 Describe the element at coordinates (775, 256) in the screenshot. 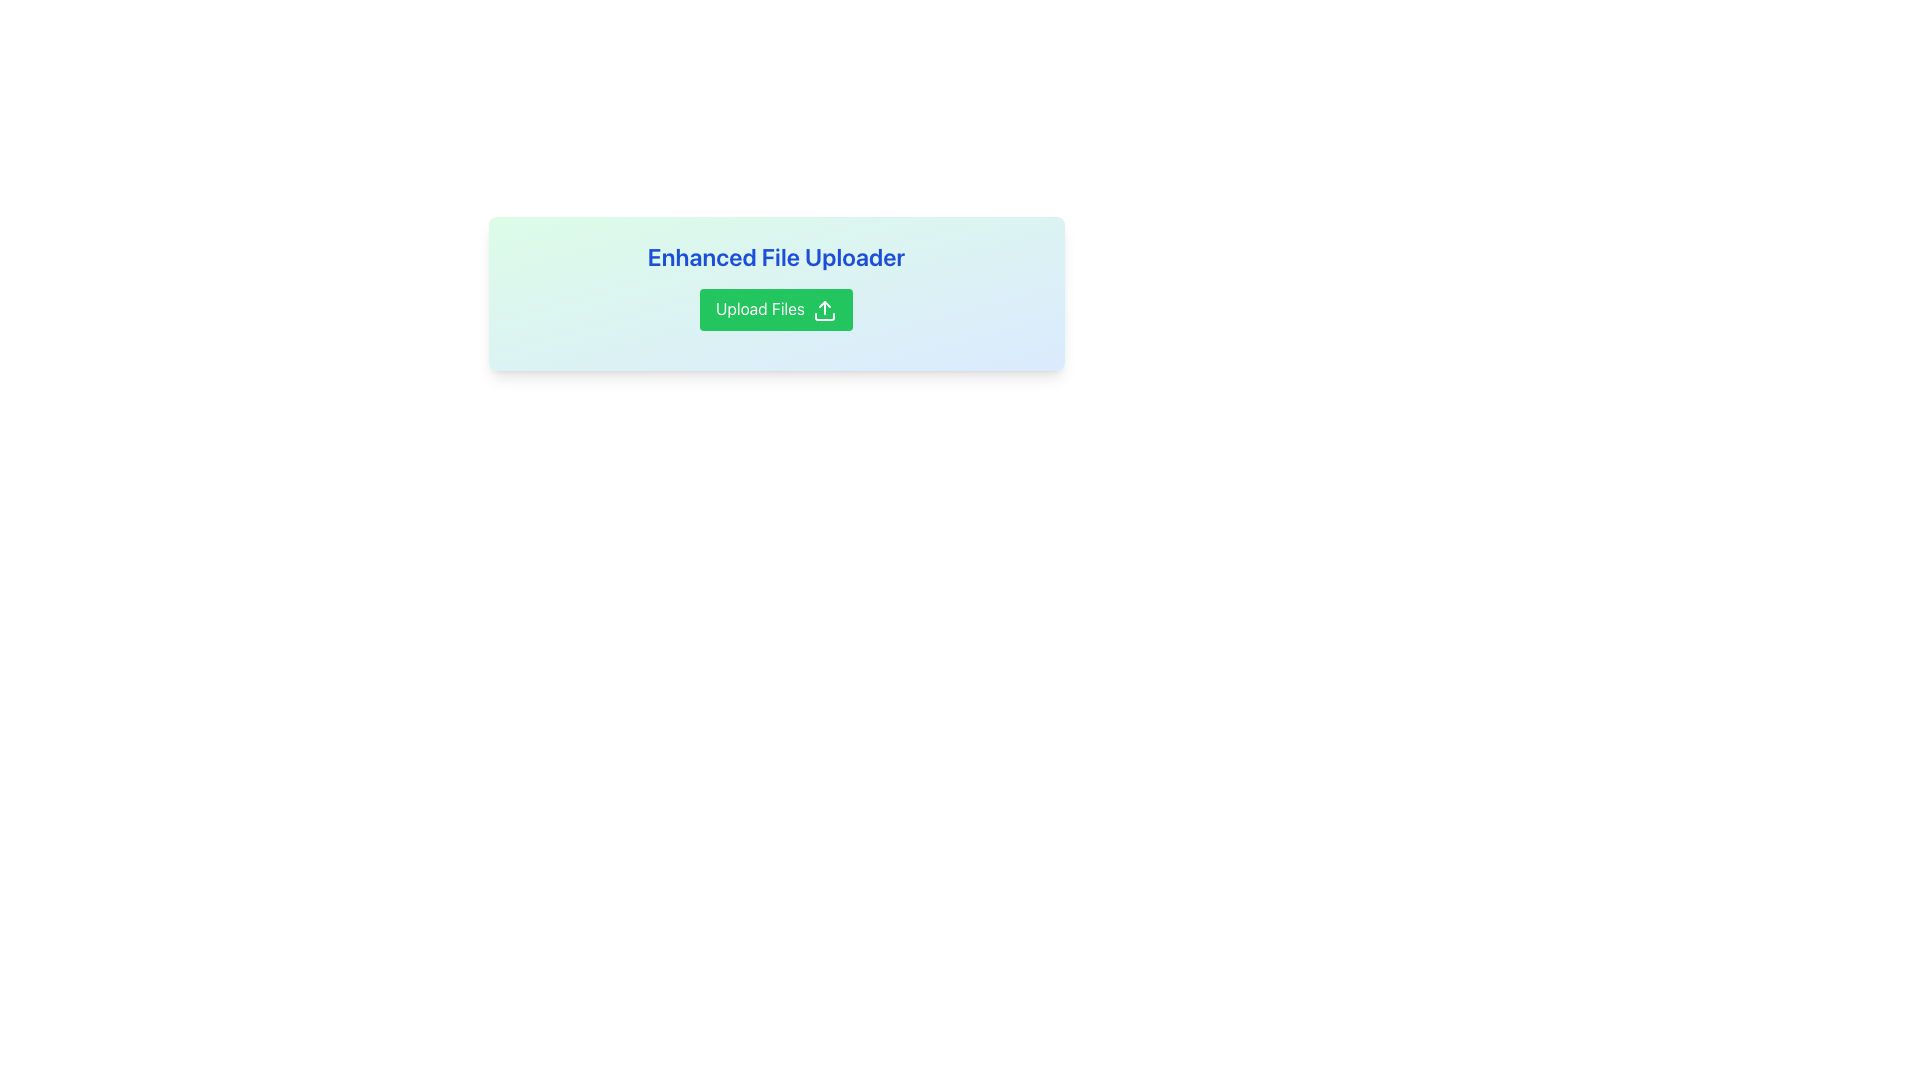

I see `the text label displaying 'Enhanced File Uploader', which is centrally aligned and positioned above the 'Upload Files' button` at that location.